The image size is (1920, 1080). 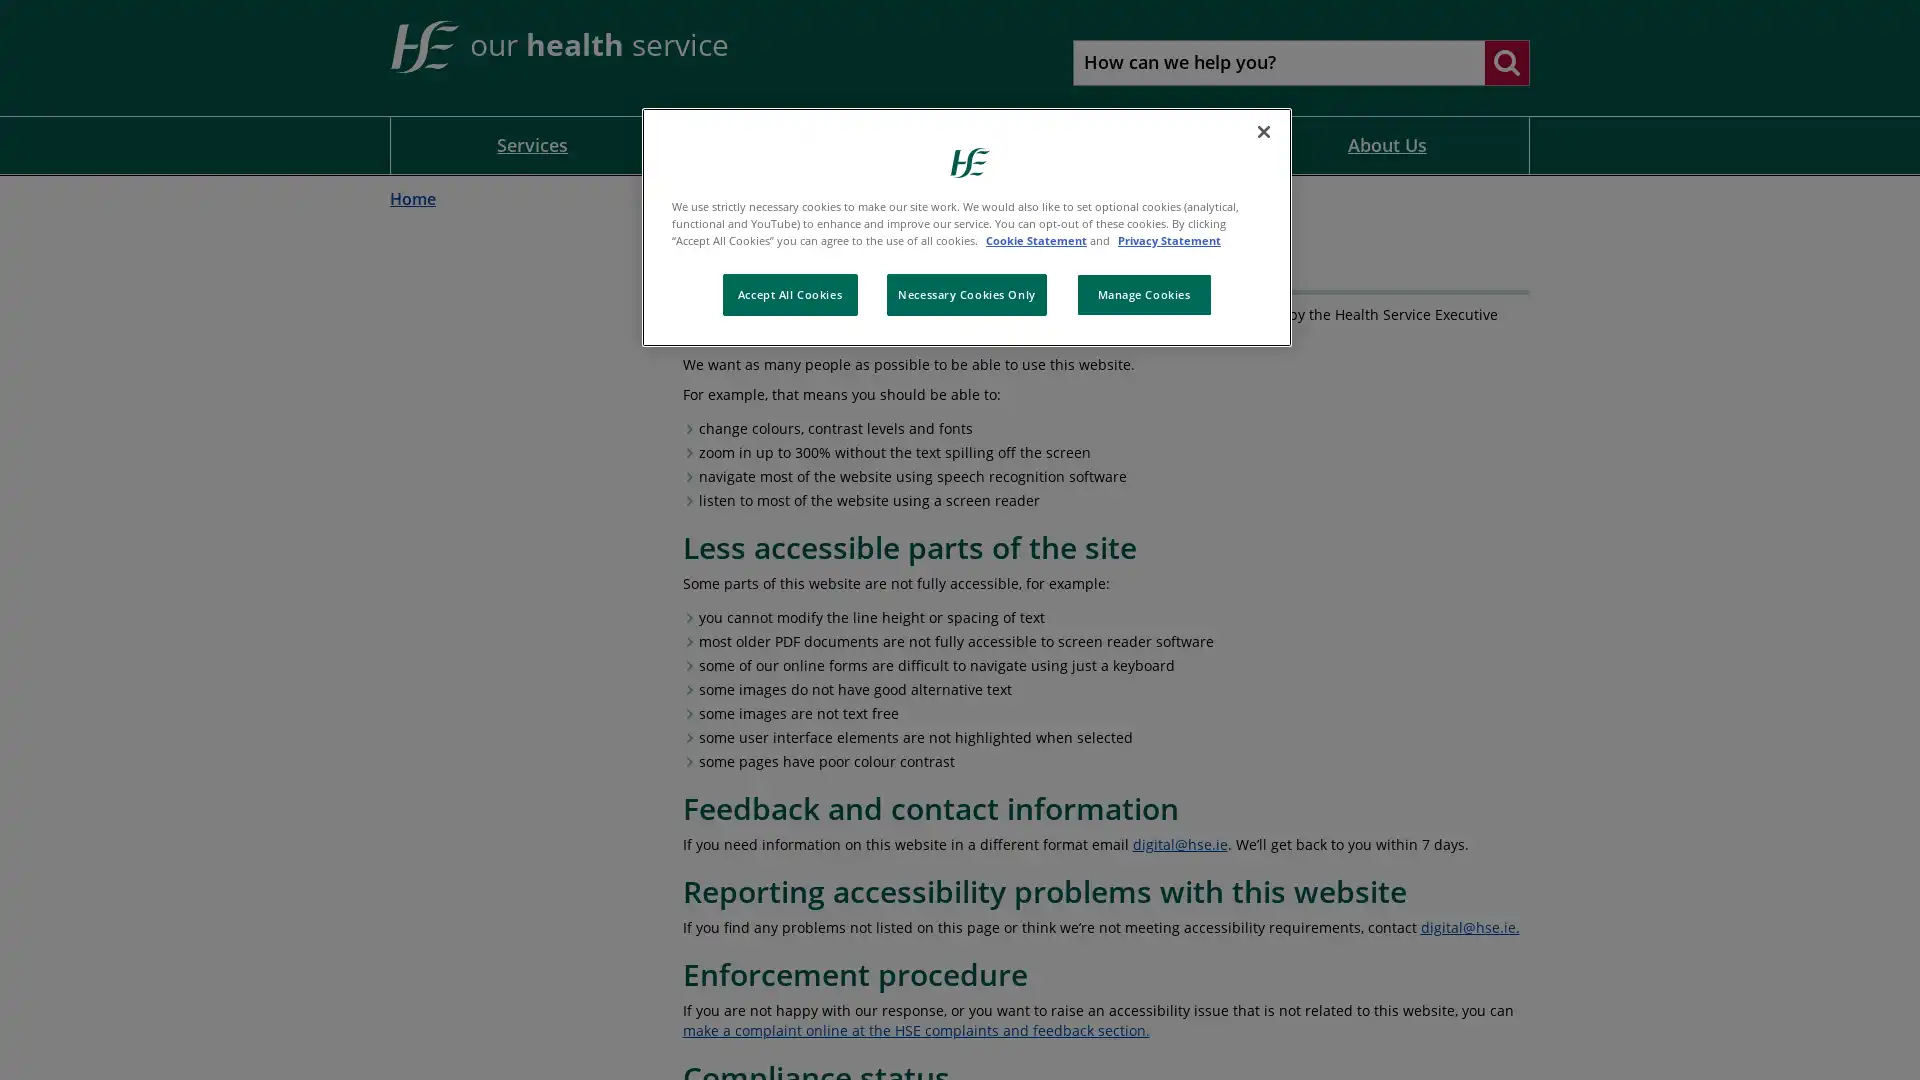 I want to click on Accept All Cookies, so click(x=788, y=294).